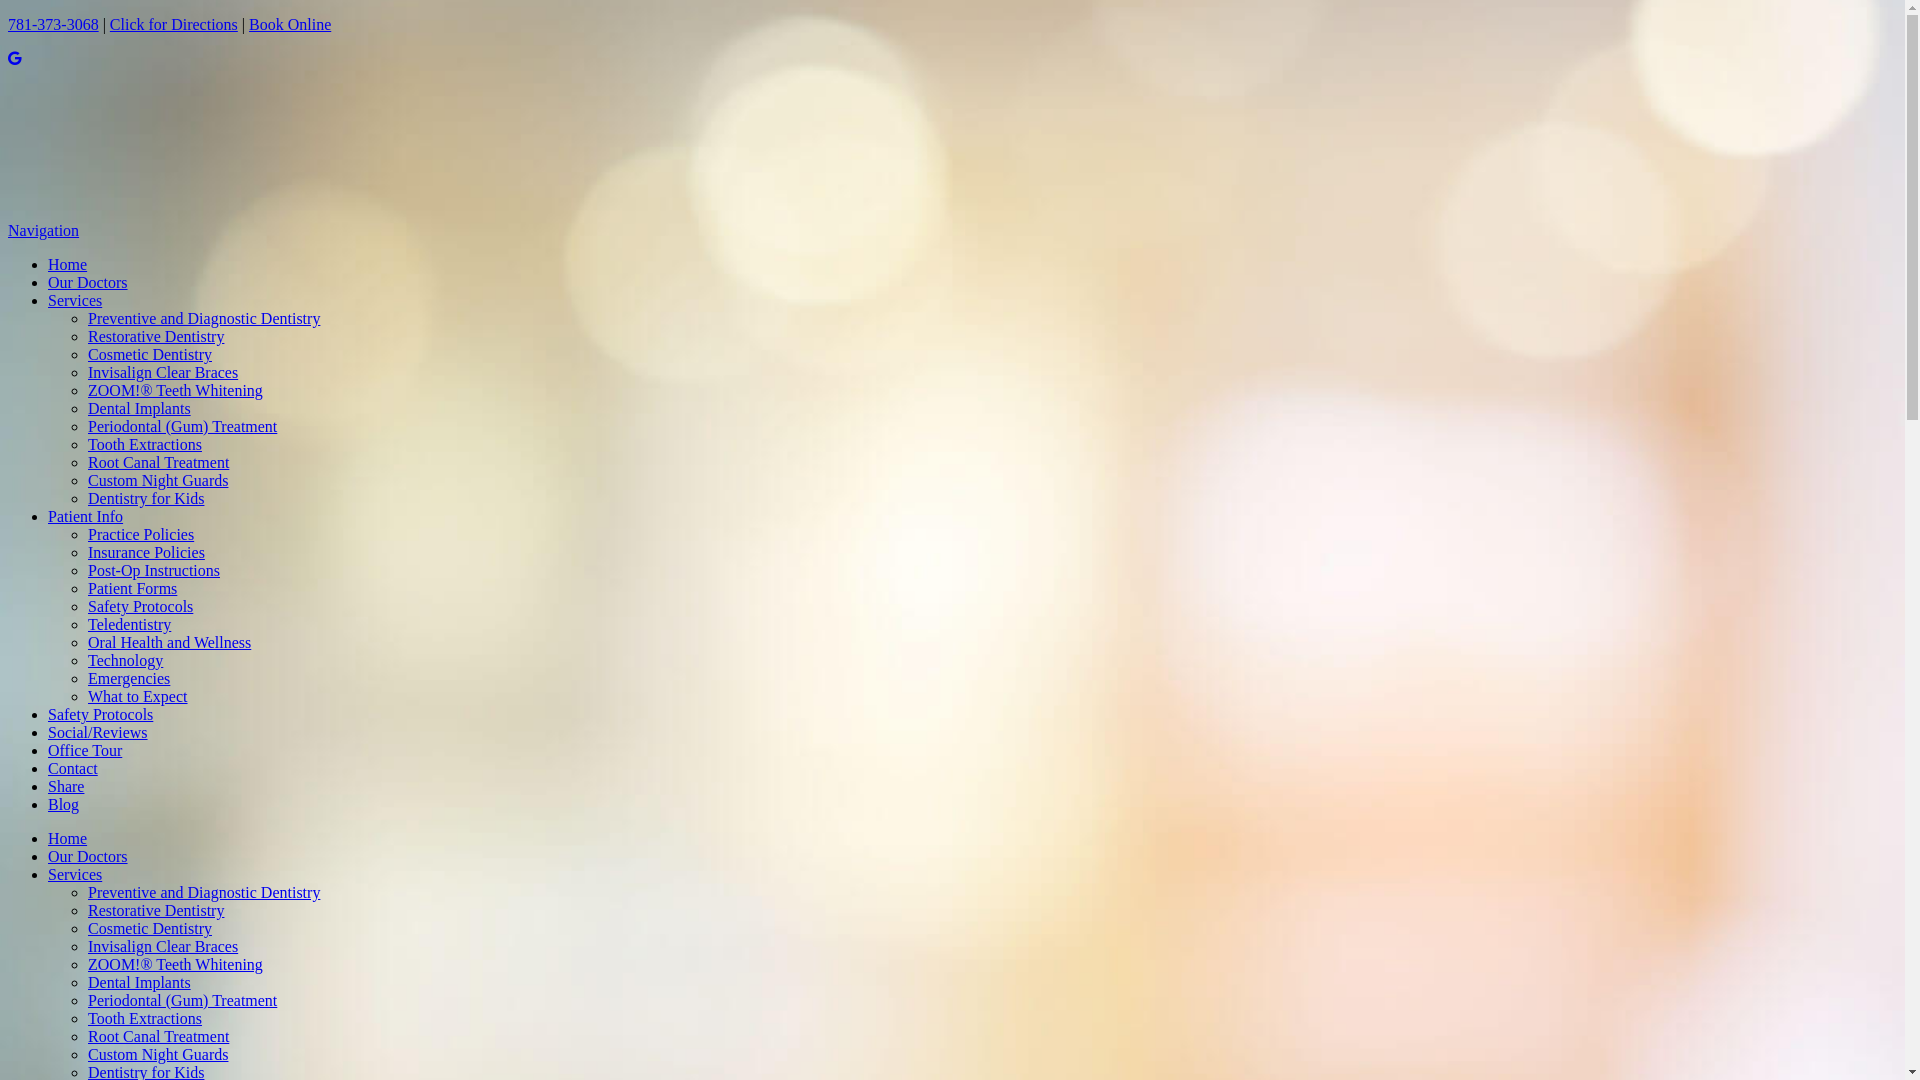 This screenshot has height=1080, width=1920. Describe the element at coordinates (53, 24) in the screenshot. I see `'781-373-3068'` at that location.